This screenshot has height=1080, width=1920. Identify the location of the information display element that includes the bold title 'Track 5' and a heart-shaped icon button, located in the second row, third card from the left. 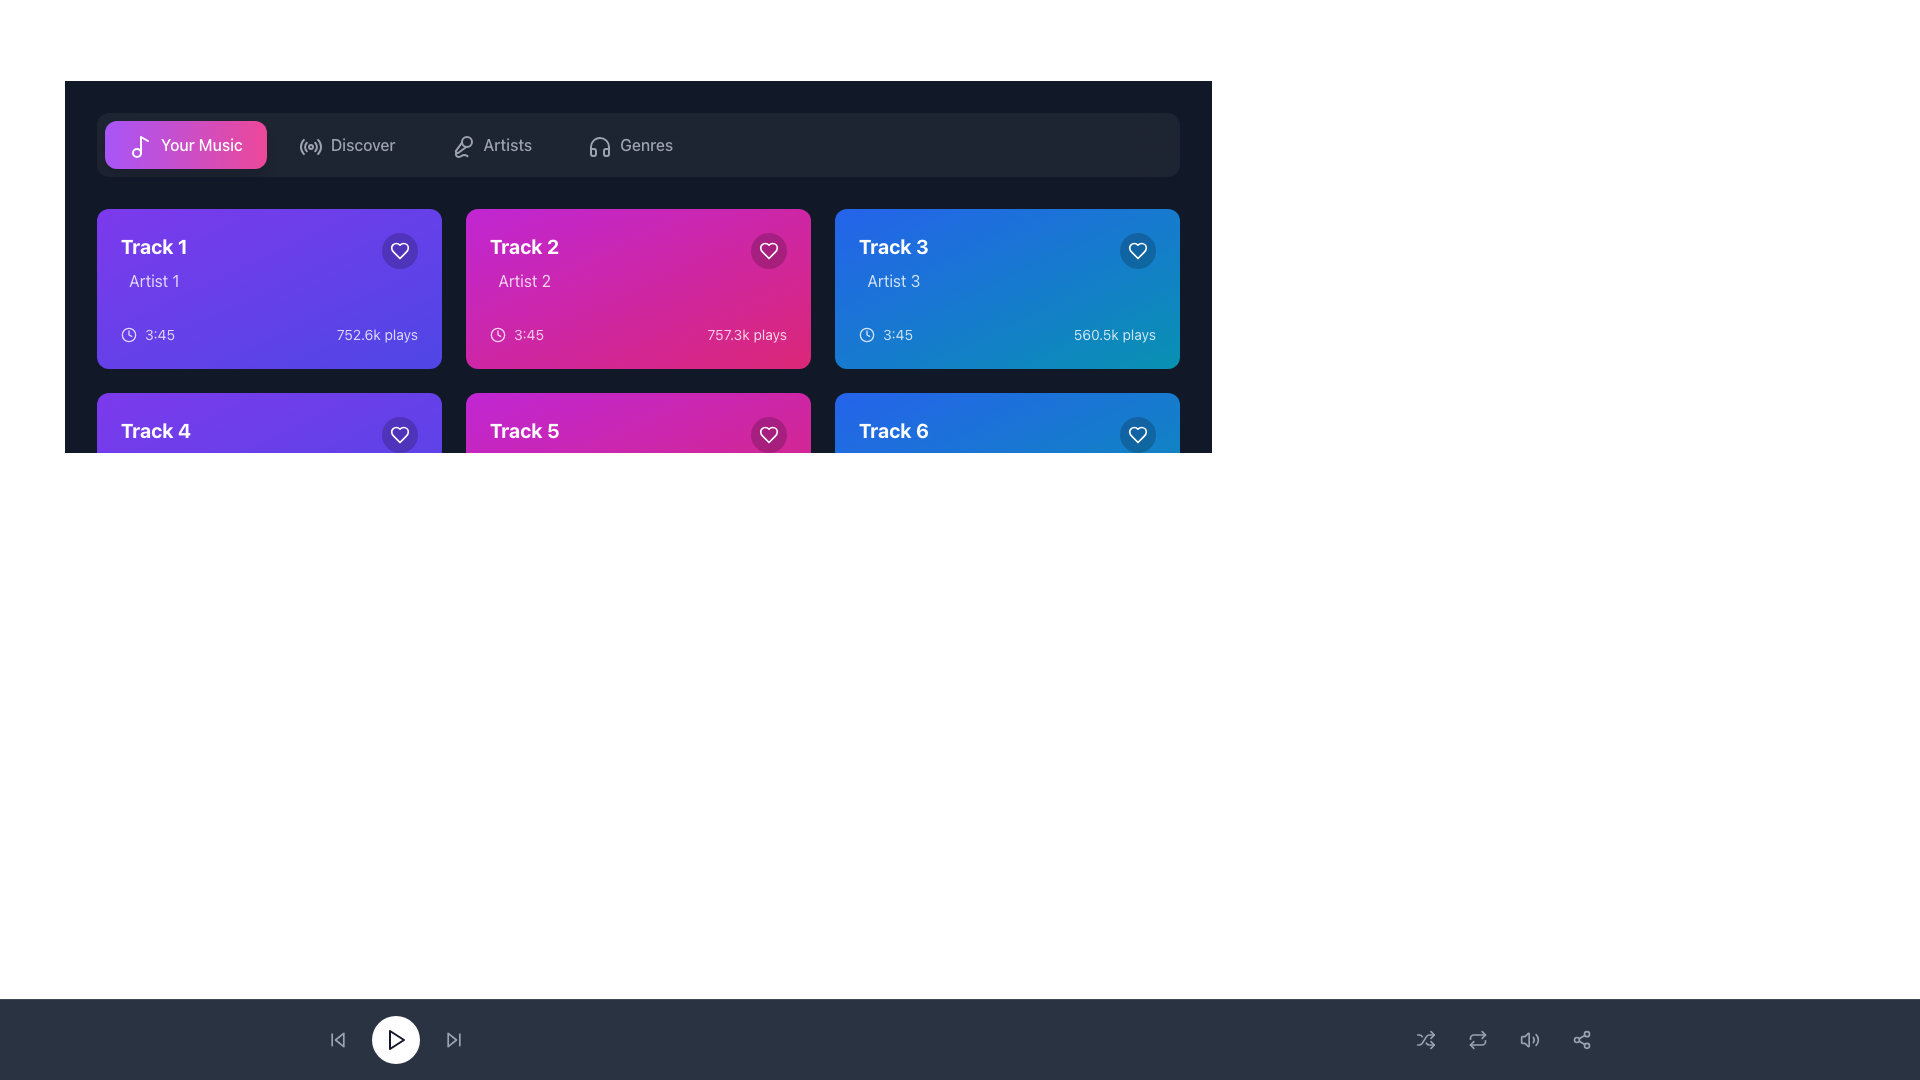
(637, 446).